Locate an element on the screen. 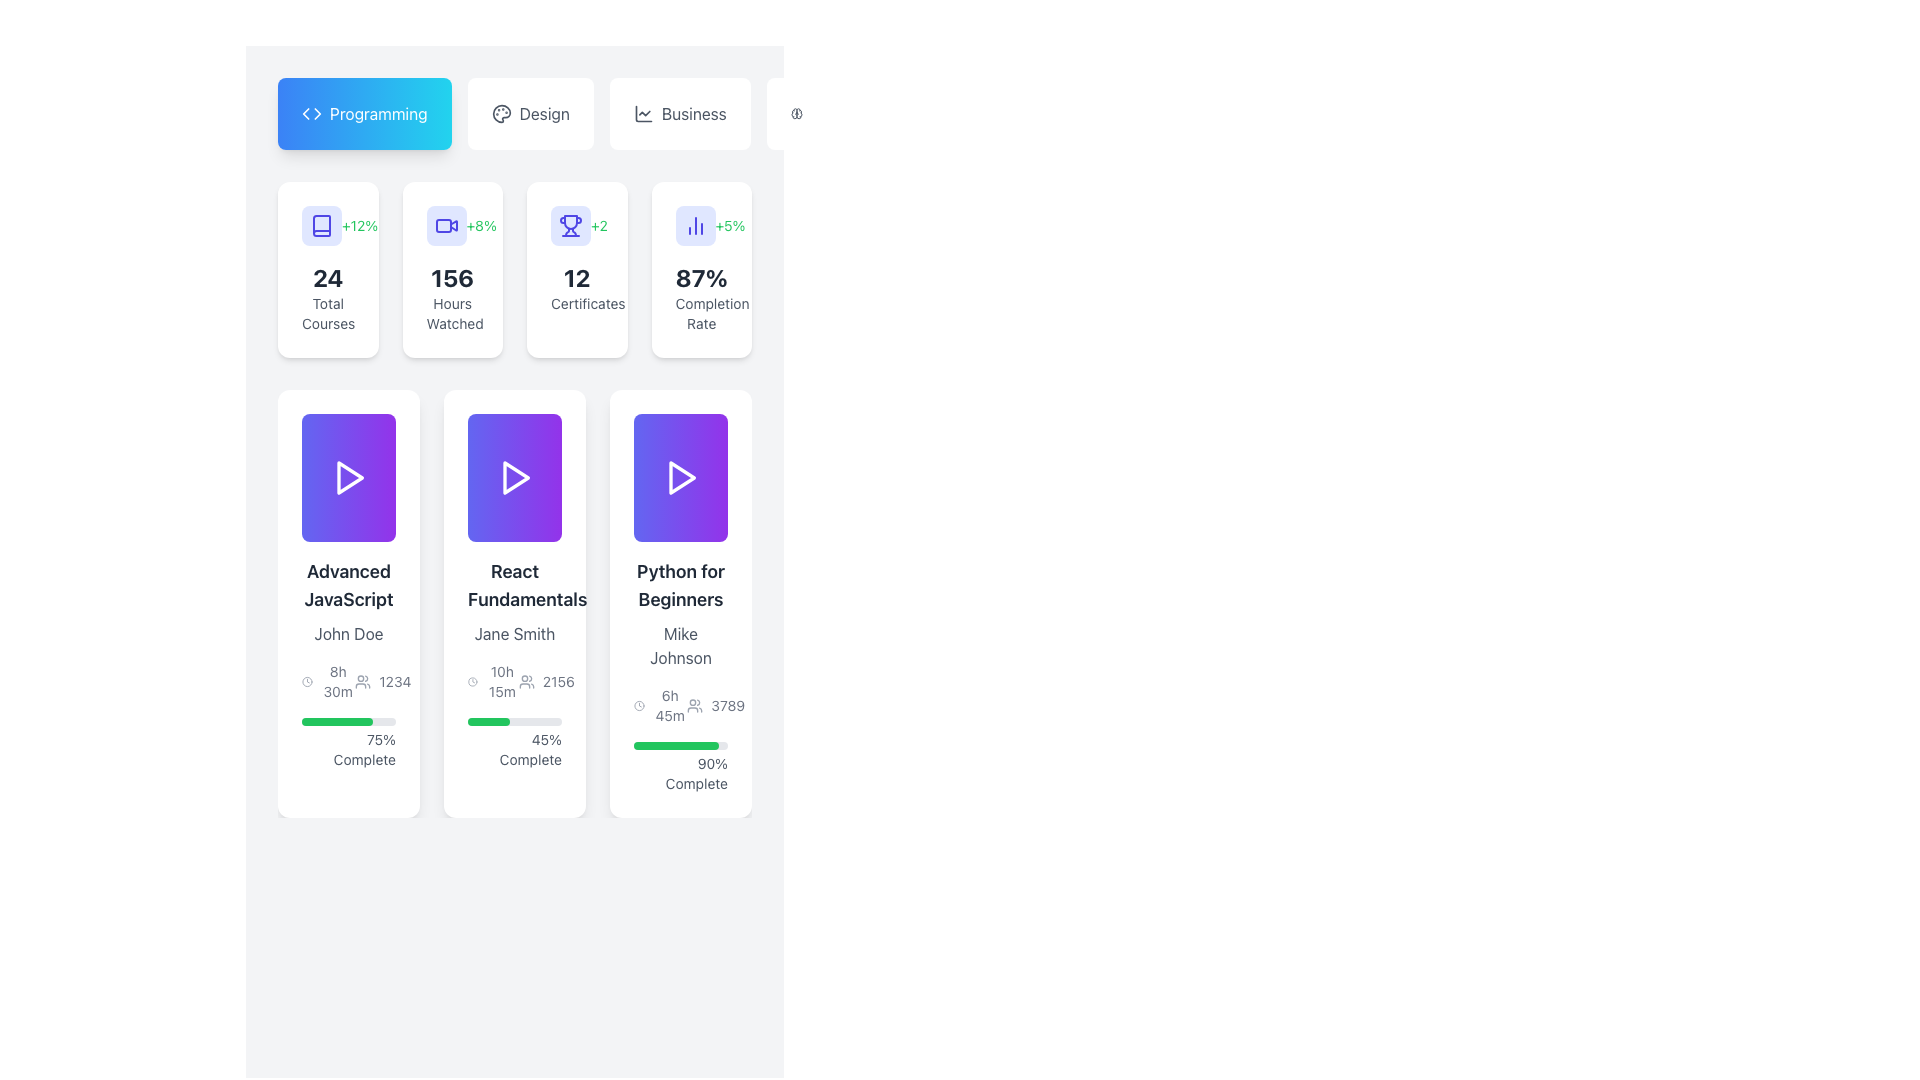 The image size is (1920, 1080). the static text displaying the duration of the 'React Fundamentals' course, which is located in the center panel of the course card, below the title and user name, and above the progress bar is located at coordinates (502, 681).